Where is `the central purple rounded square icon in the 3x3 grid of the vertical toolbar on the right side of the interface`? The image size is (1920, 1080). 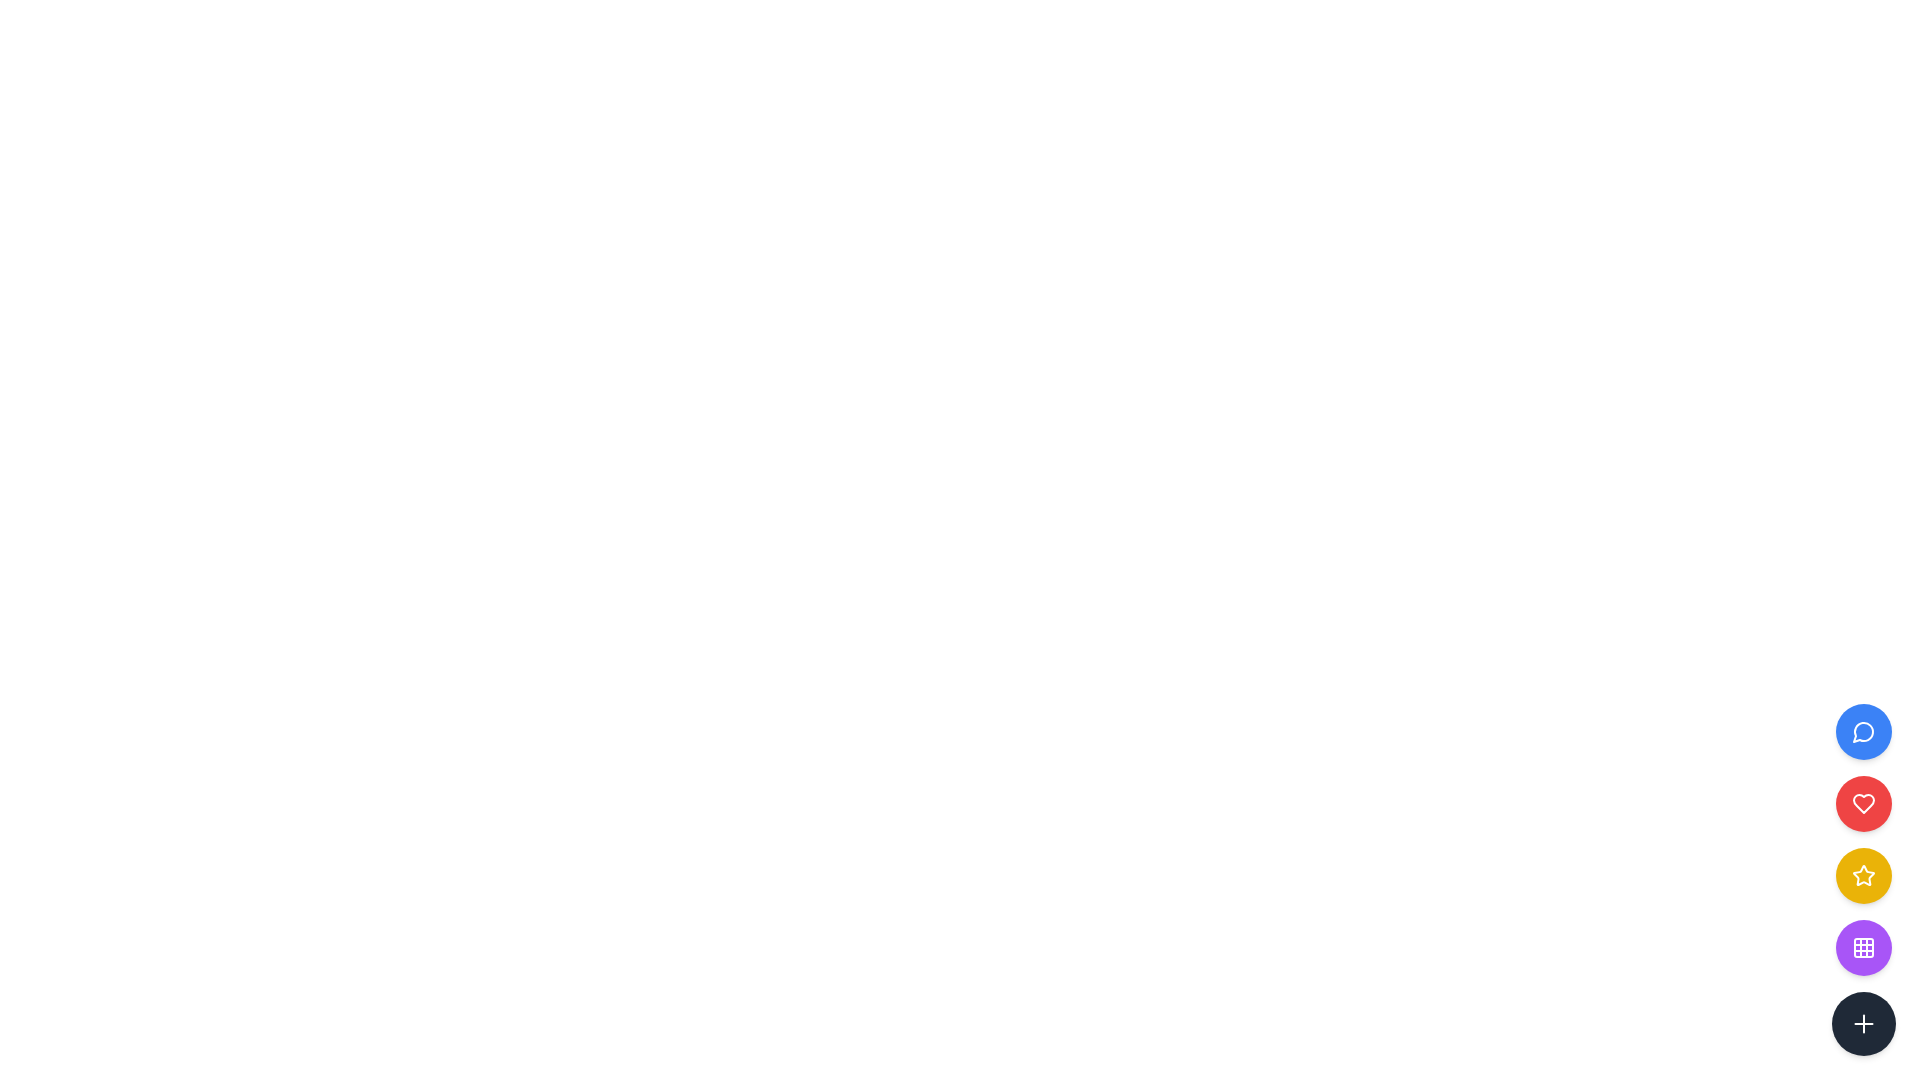 the central purple rounded square icon in the 3x3 grid of the vertical toolbar on the right side of the interface is located at coordinates (1862, 947).